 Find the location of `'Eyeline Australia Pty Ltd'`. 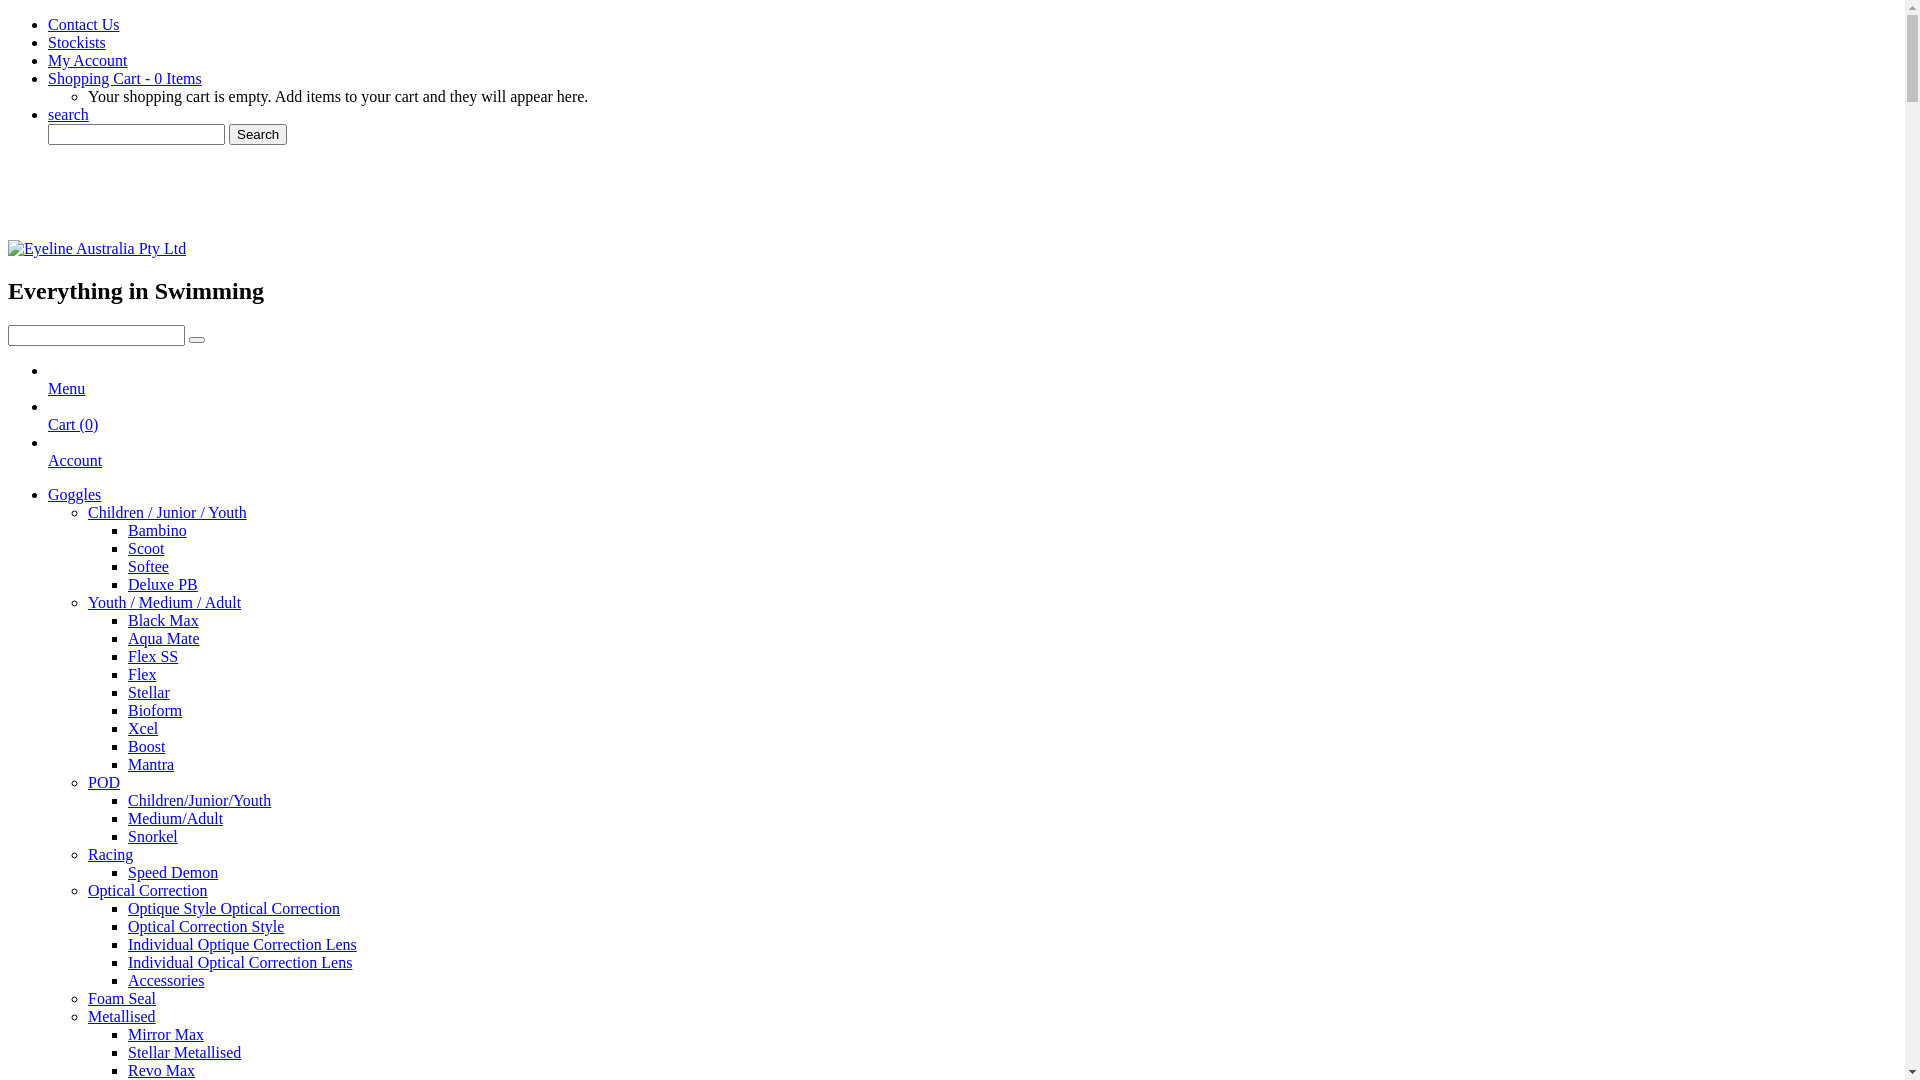

'Eyeline Australia Pty Ltd' is located at coordinates (95, 247).